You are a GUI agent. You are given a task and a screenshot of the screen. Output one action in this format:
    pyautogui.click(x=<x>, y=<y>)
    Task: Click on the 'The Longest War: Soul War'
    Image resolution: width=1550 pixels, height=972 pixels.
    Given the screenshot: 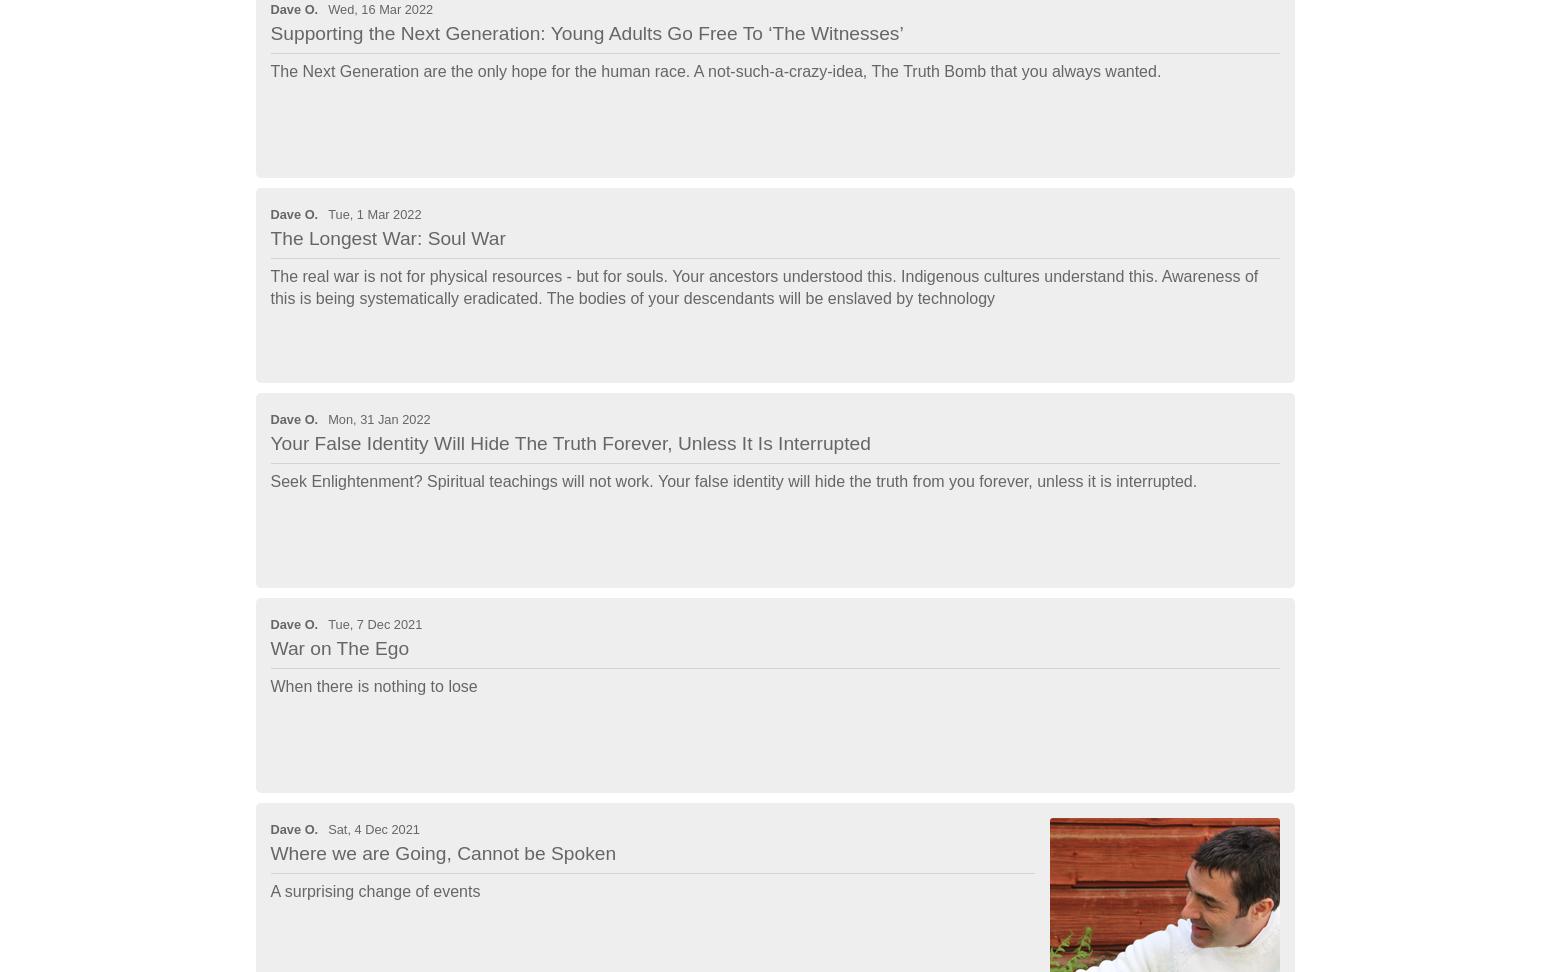 What is the action you would take?
    pyautogui.click(x=270, y=236)
    